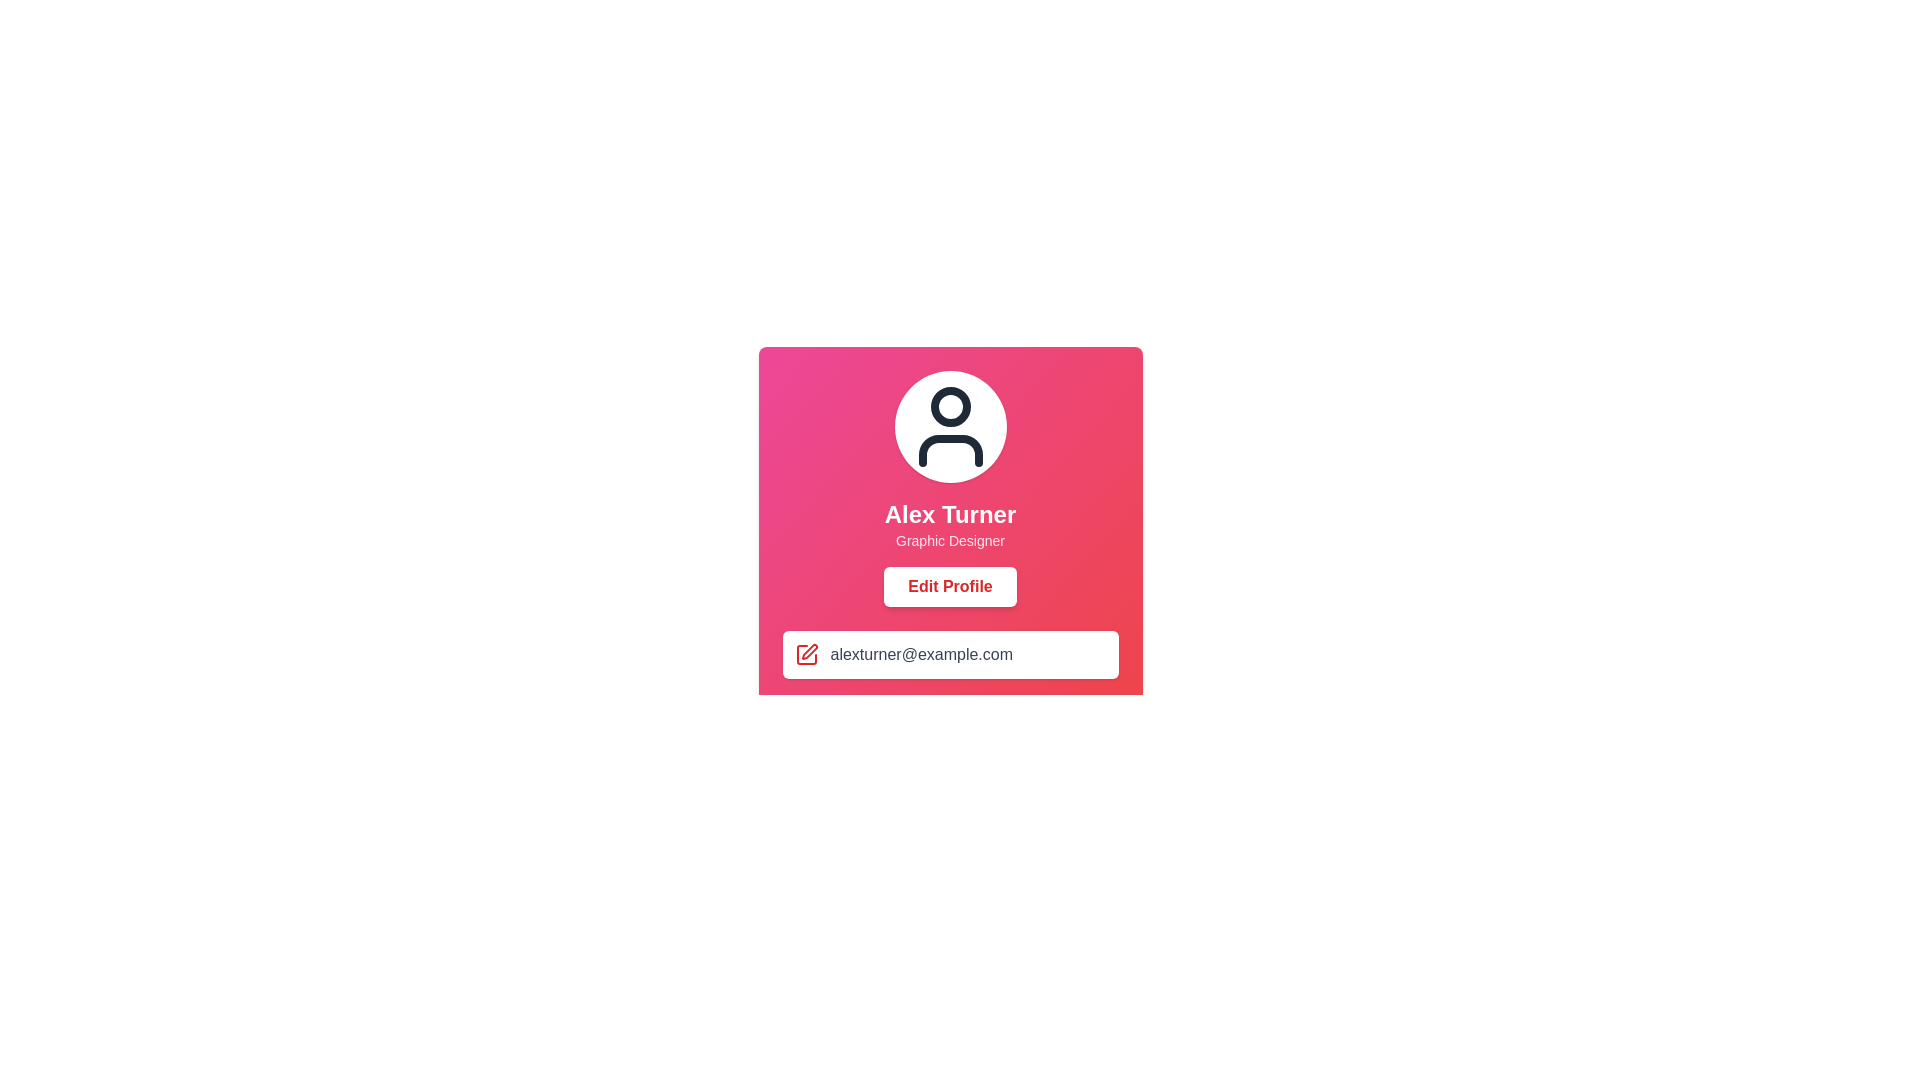  Describe the element at coordinates (949, 514) in the screenshot. I see `the text element displaying 'Alex Turner' in a bold, large font with a white color on a pink background, which is centrally aligned in the profile card layout` at that location.